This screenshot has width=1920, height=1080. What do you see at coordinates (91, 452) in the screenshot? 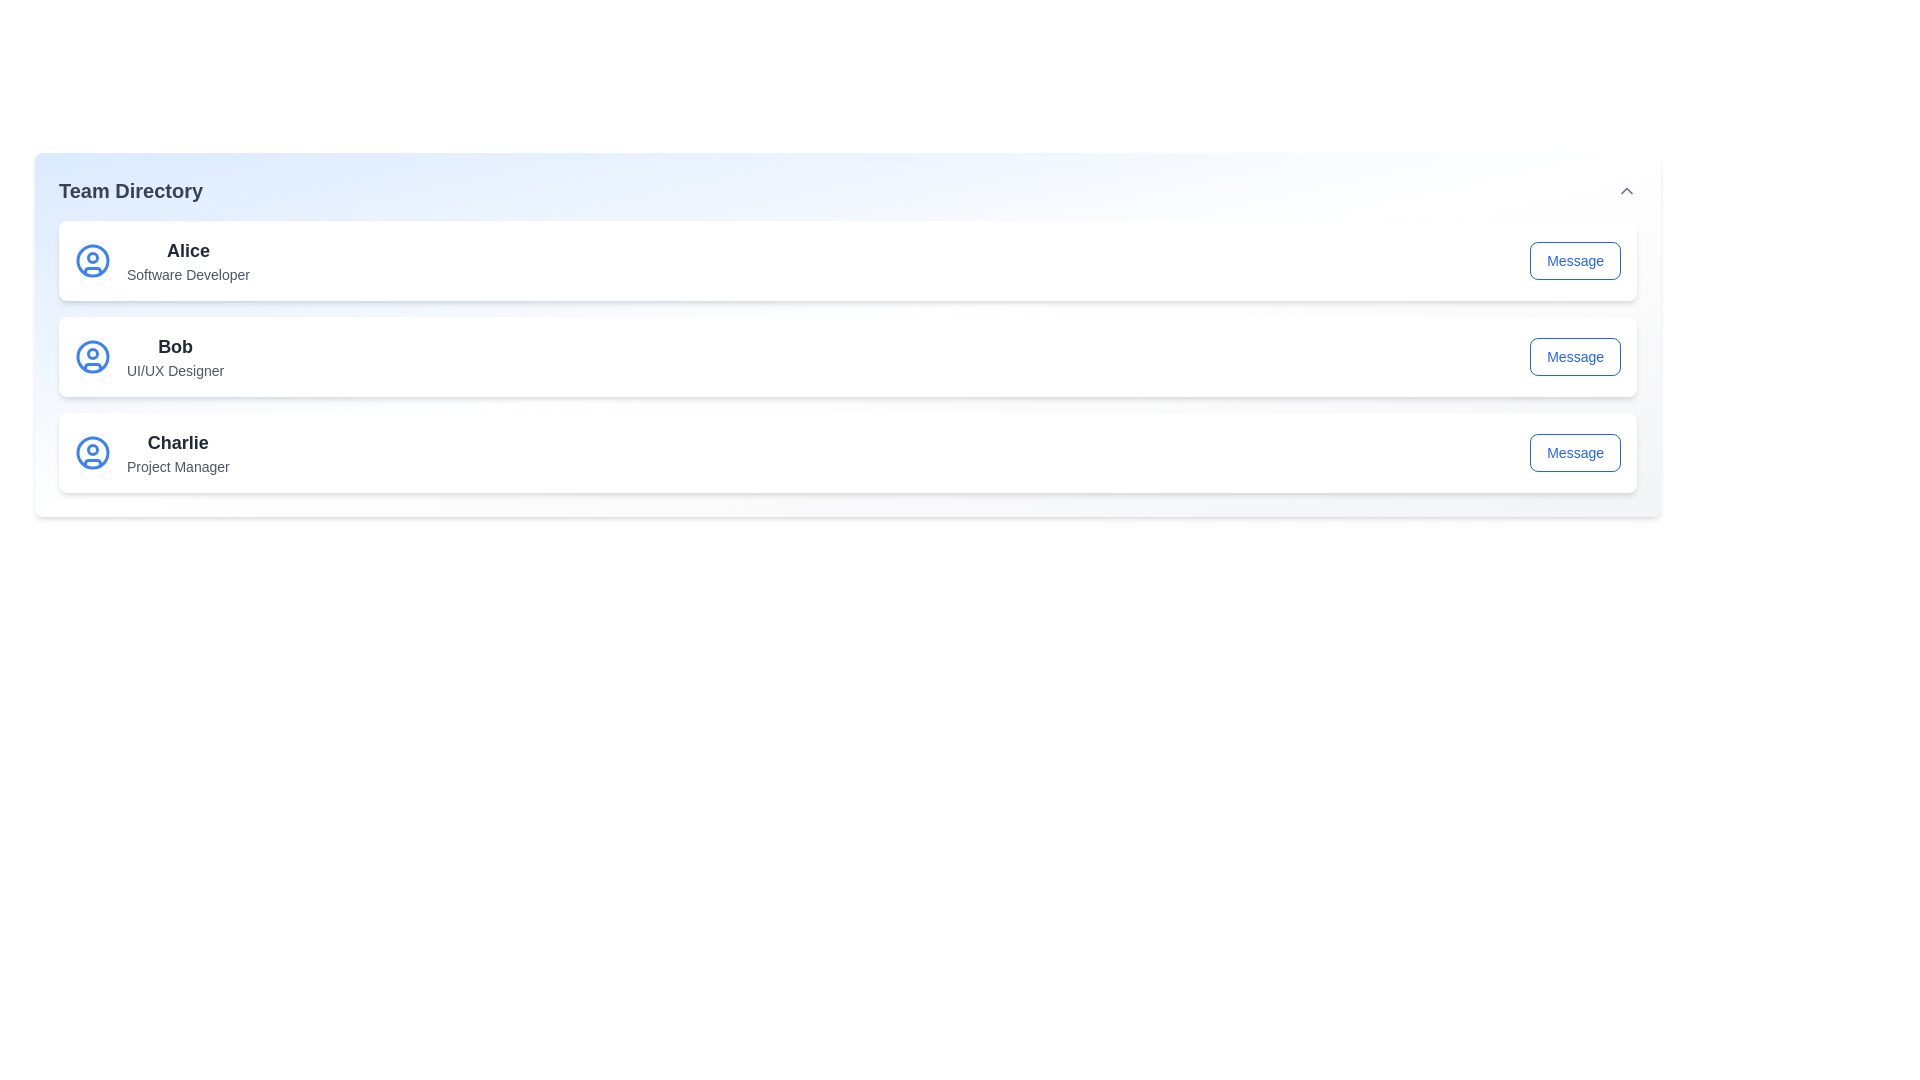
I see `the user icon representing 'Charlie', the Project Manager, located on the left side of the row labeled 'Charlie Project Manager'` at bounding box center [91, 452].